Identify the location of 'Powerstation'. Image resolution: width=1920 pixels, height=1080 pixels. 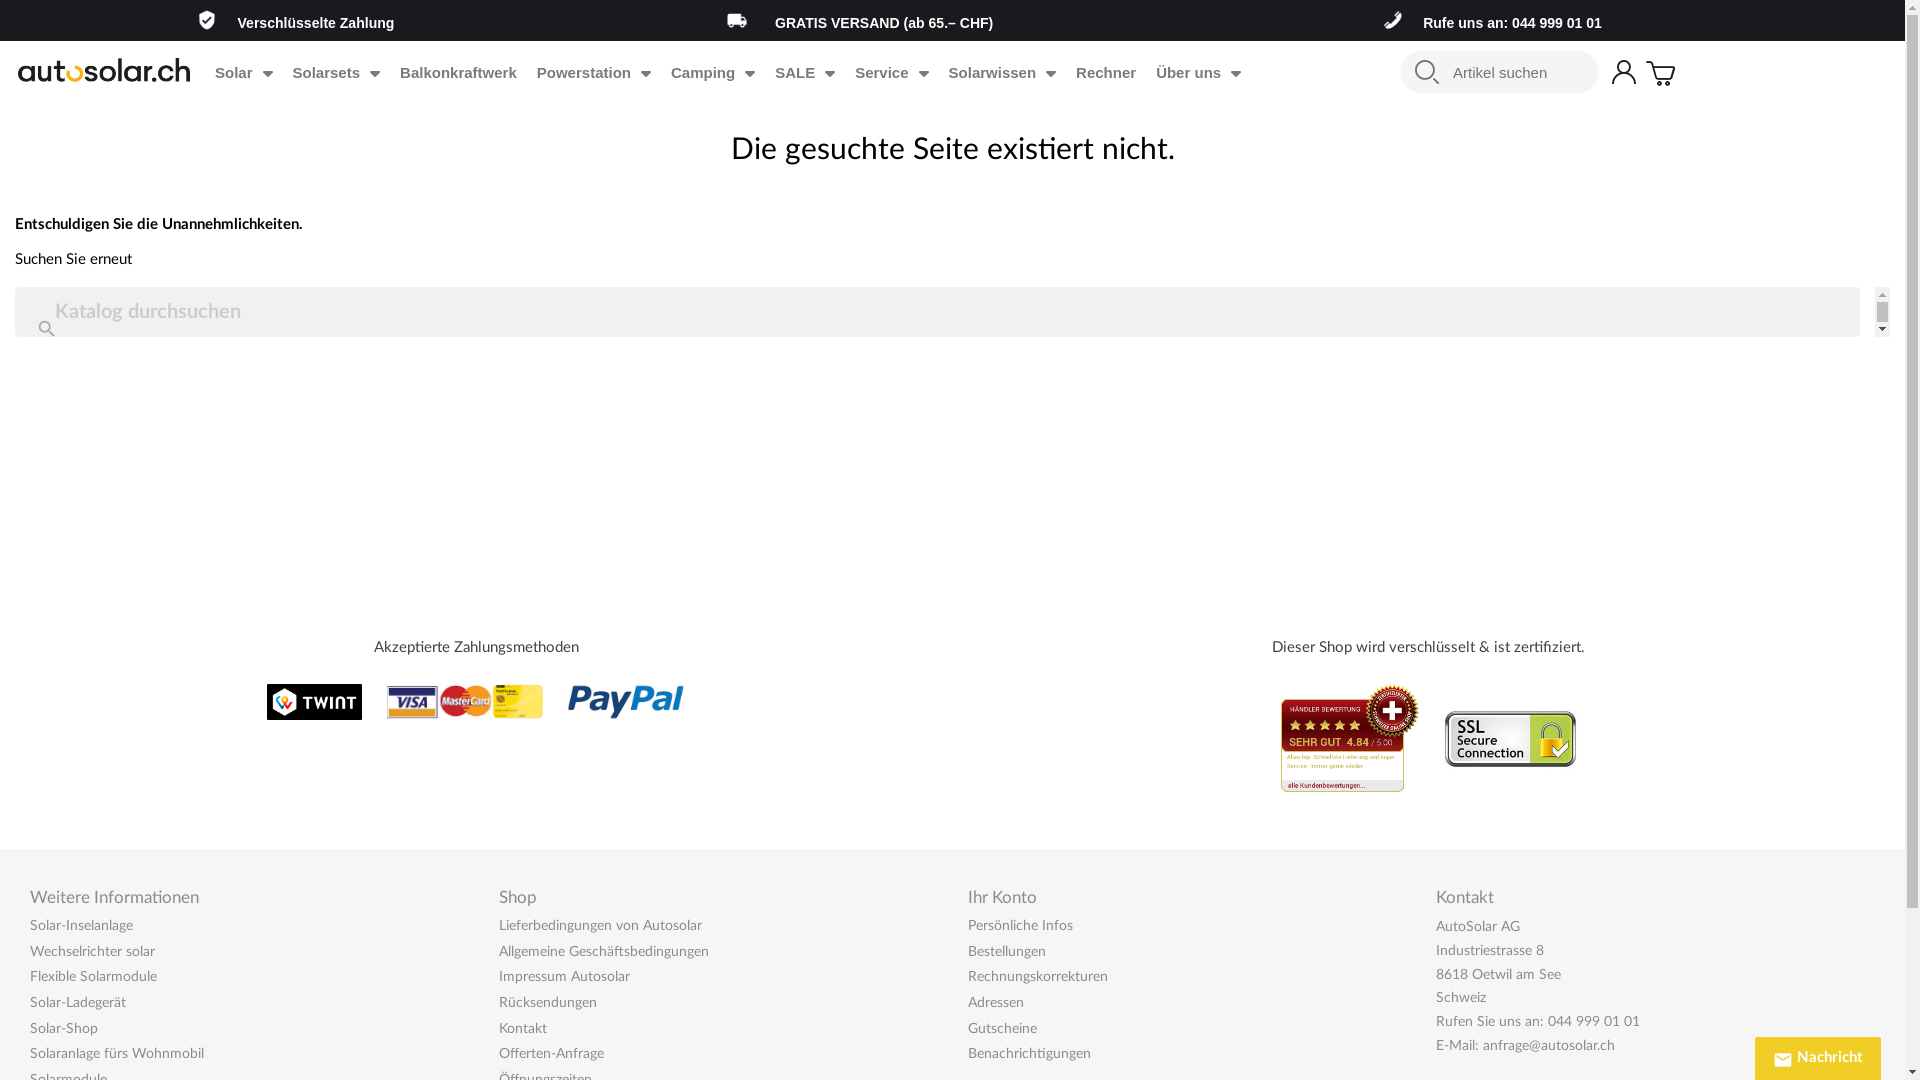
(593, 72).